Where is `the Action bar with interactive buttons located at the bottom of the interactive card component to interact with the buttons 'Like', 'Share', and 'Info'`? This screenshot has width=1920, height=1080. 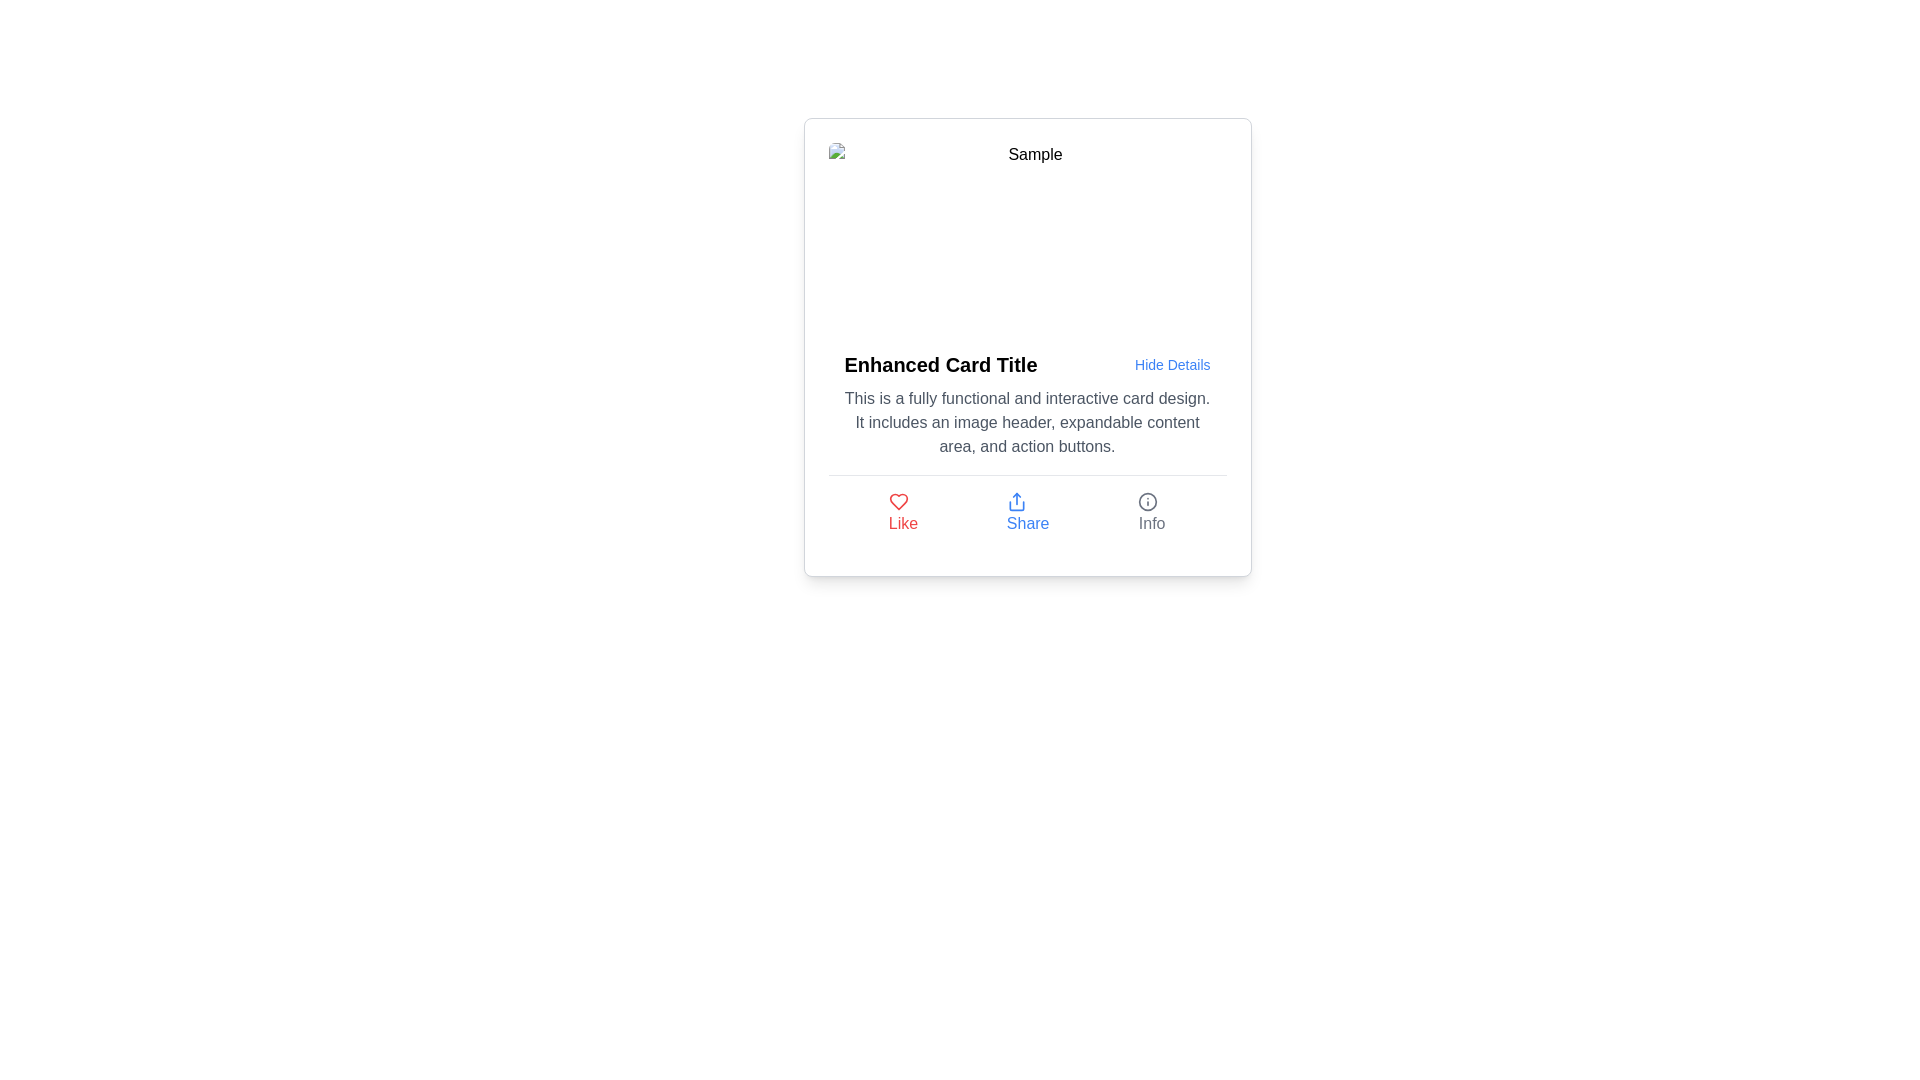
the Action bar with interactive buttons located at the bottom of the interactive card component to interact with the buttons 'Like', 'Share', and 'Info' is located at coordinates (1027, 512).